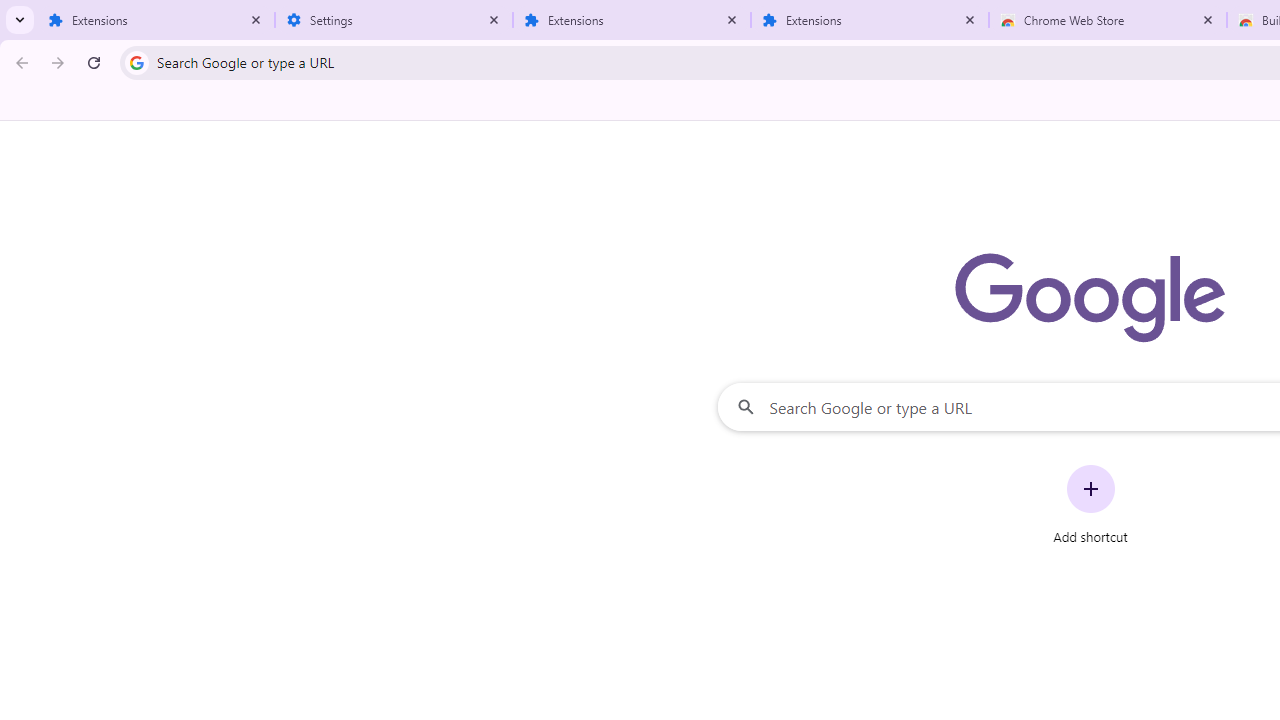 The height and width of the screenshot is (720, 1280). I want to click on 'Search tabs', so click(20, 20).